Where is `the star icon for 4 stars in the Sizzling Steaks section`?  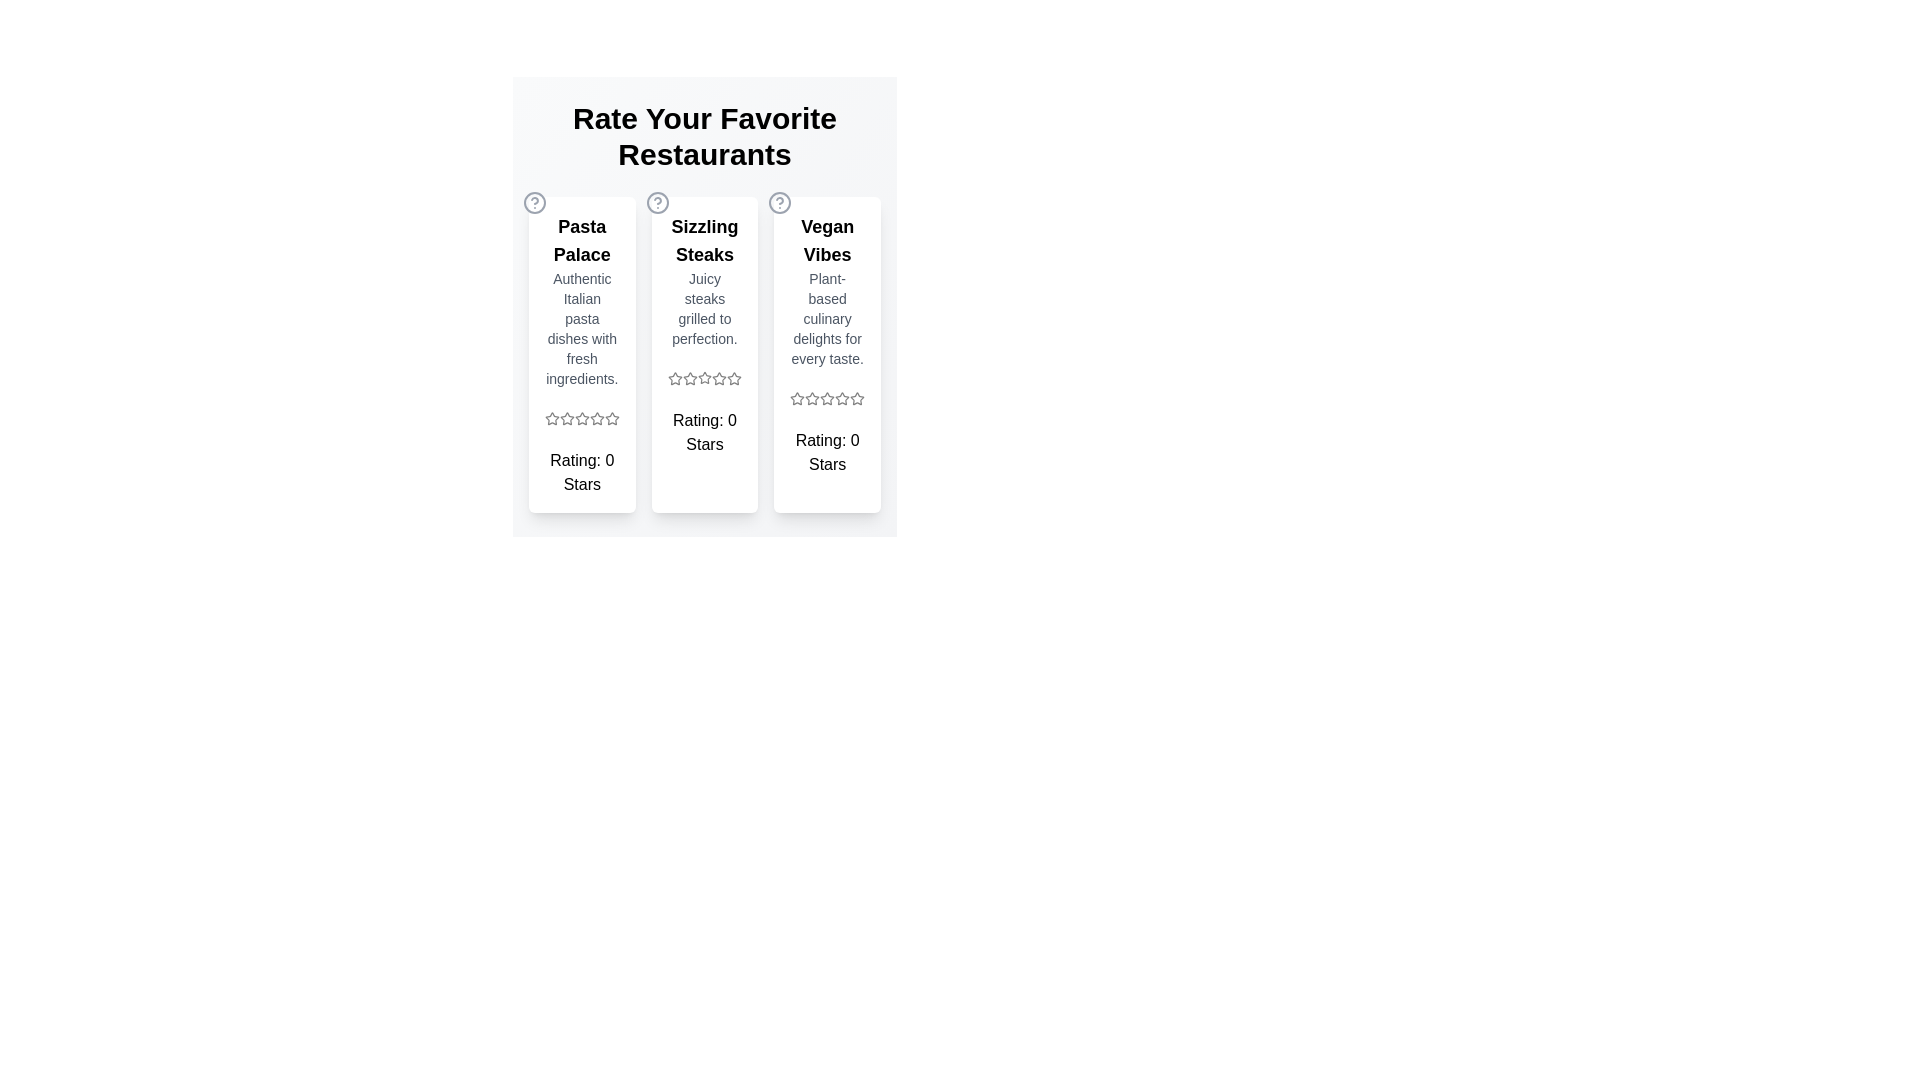 the star icon for 4 stars in the Sizzling Steaks section is located at coordinates (720, 378).